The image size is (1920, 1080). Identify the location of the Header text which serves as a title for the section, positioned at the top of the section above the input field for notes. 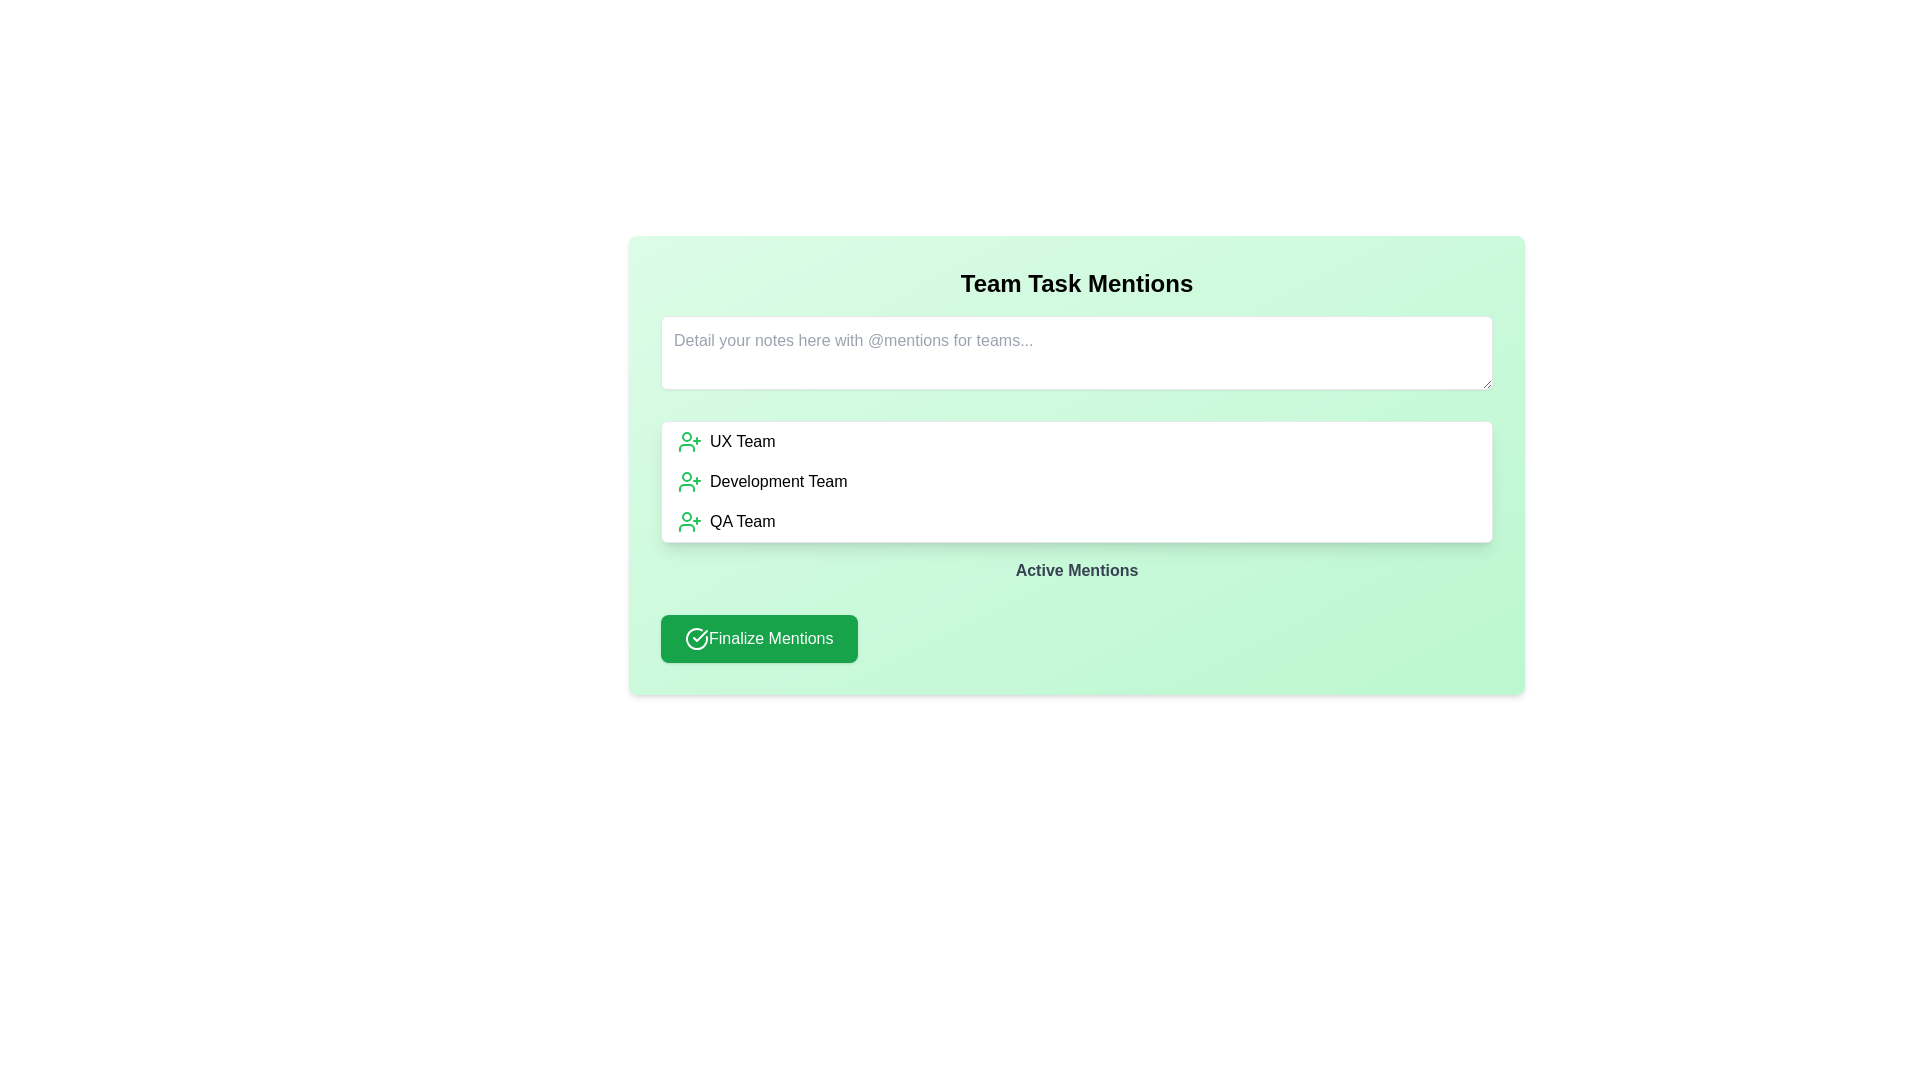
(1075, 284).